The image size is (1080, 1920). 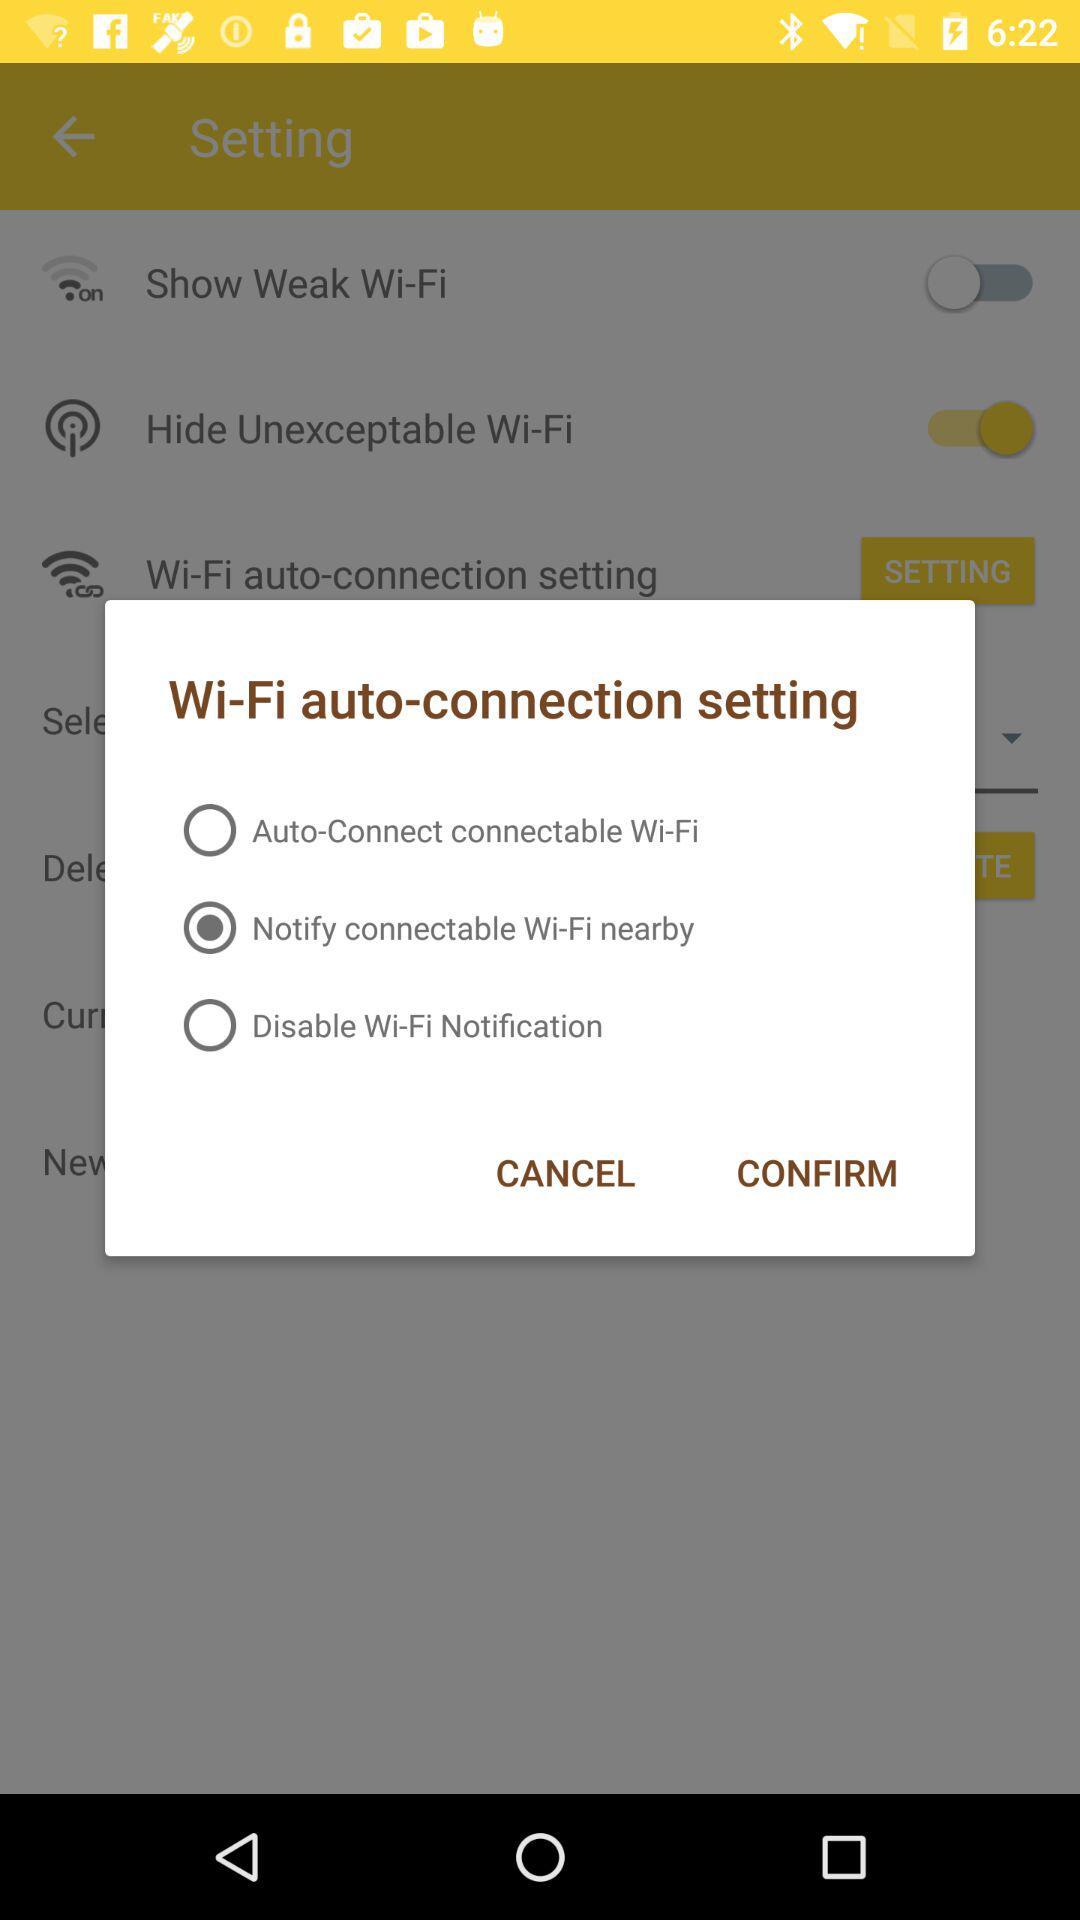 What do you see at coordinates (432, 830) in the screenshot?
I see `the auto connect connectable item` at bounding box center [432, 830].